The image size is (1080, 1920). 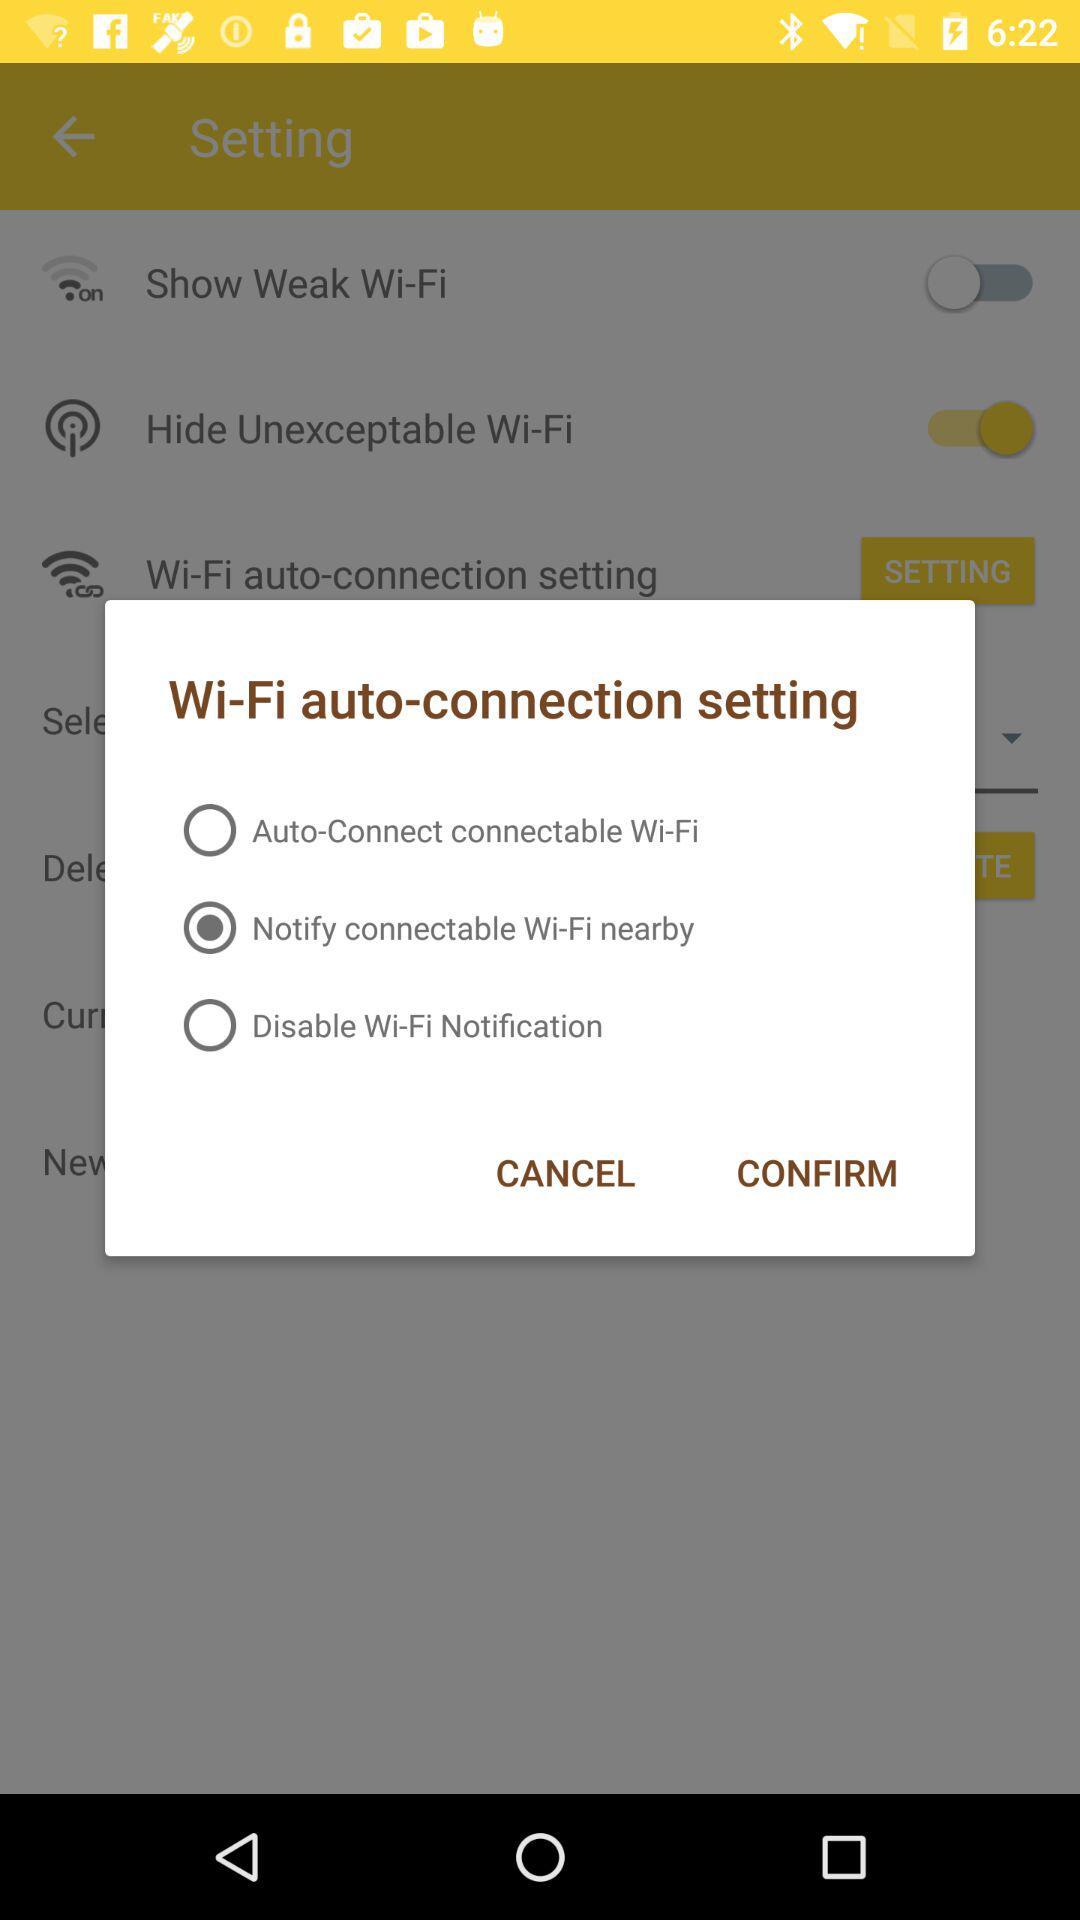 What do you see at coordinates (432, 830) in the screenshot?
I see `the auto connect connectable item` at bounding box center [432, 830].